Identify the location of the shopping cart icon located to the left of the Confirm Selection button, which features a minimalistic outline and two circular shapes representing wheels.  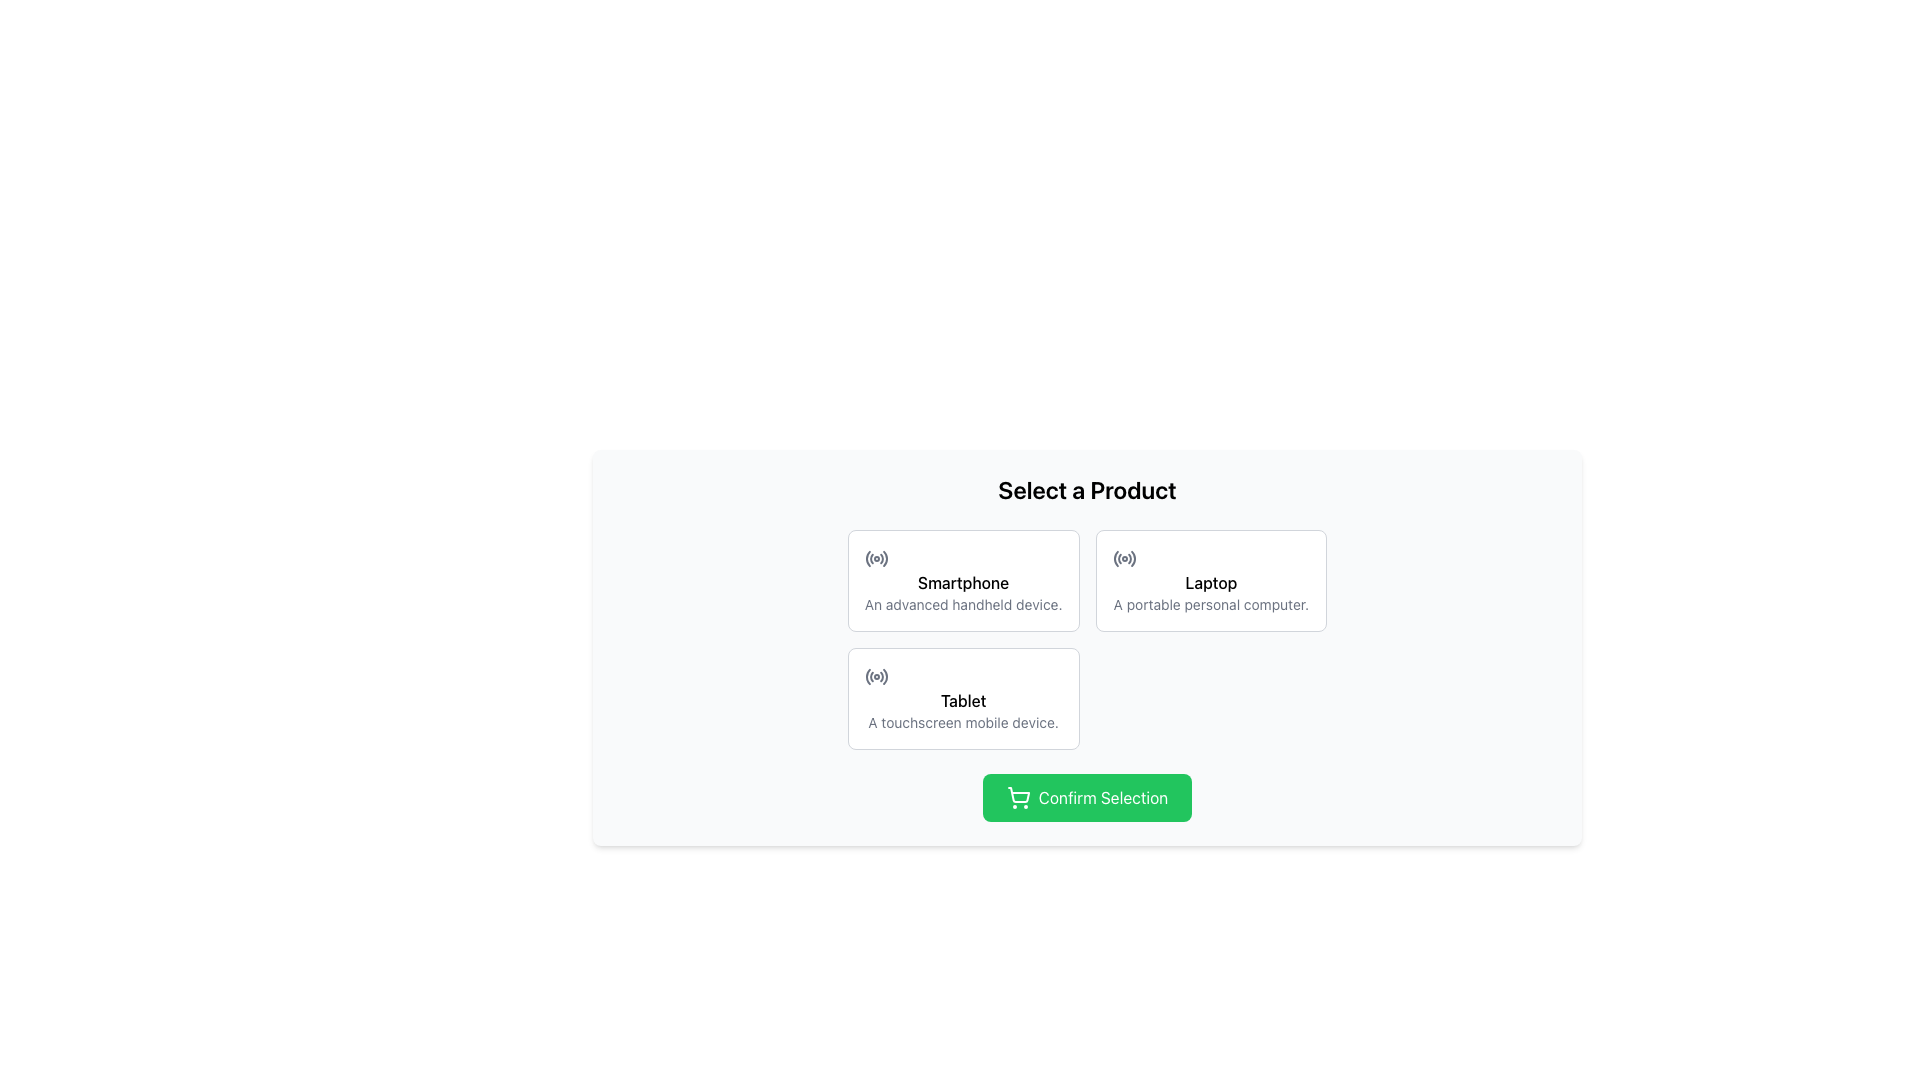
(1018, 797).